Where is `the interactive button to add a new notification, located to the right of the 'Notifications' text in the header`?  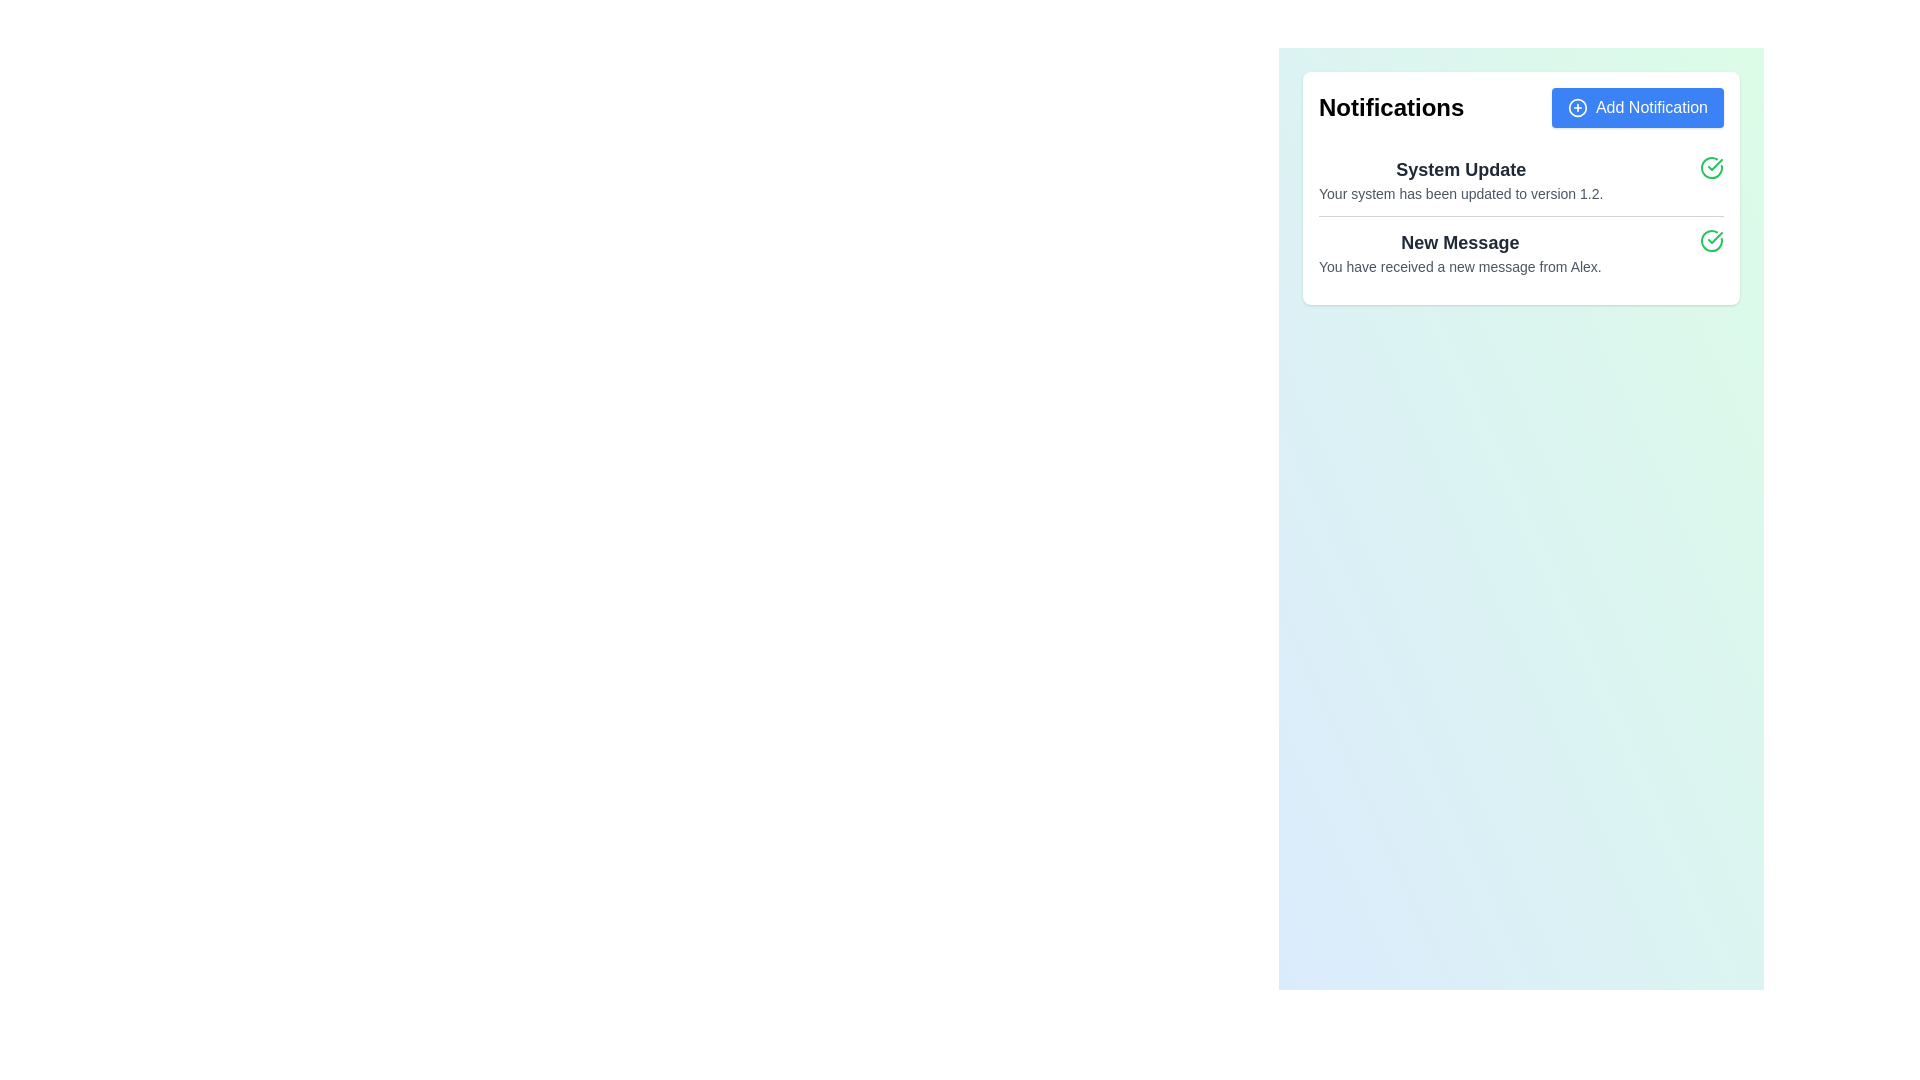 the interactive button to add a new notification, located to the right of the 'Notifications' text in the header is located at coordinates (1637, 108).